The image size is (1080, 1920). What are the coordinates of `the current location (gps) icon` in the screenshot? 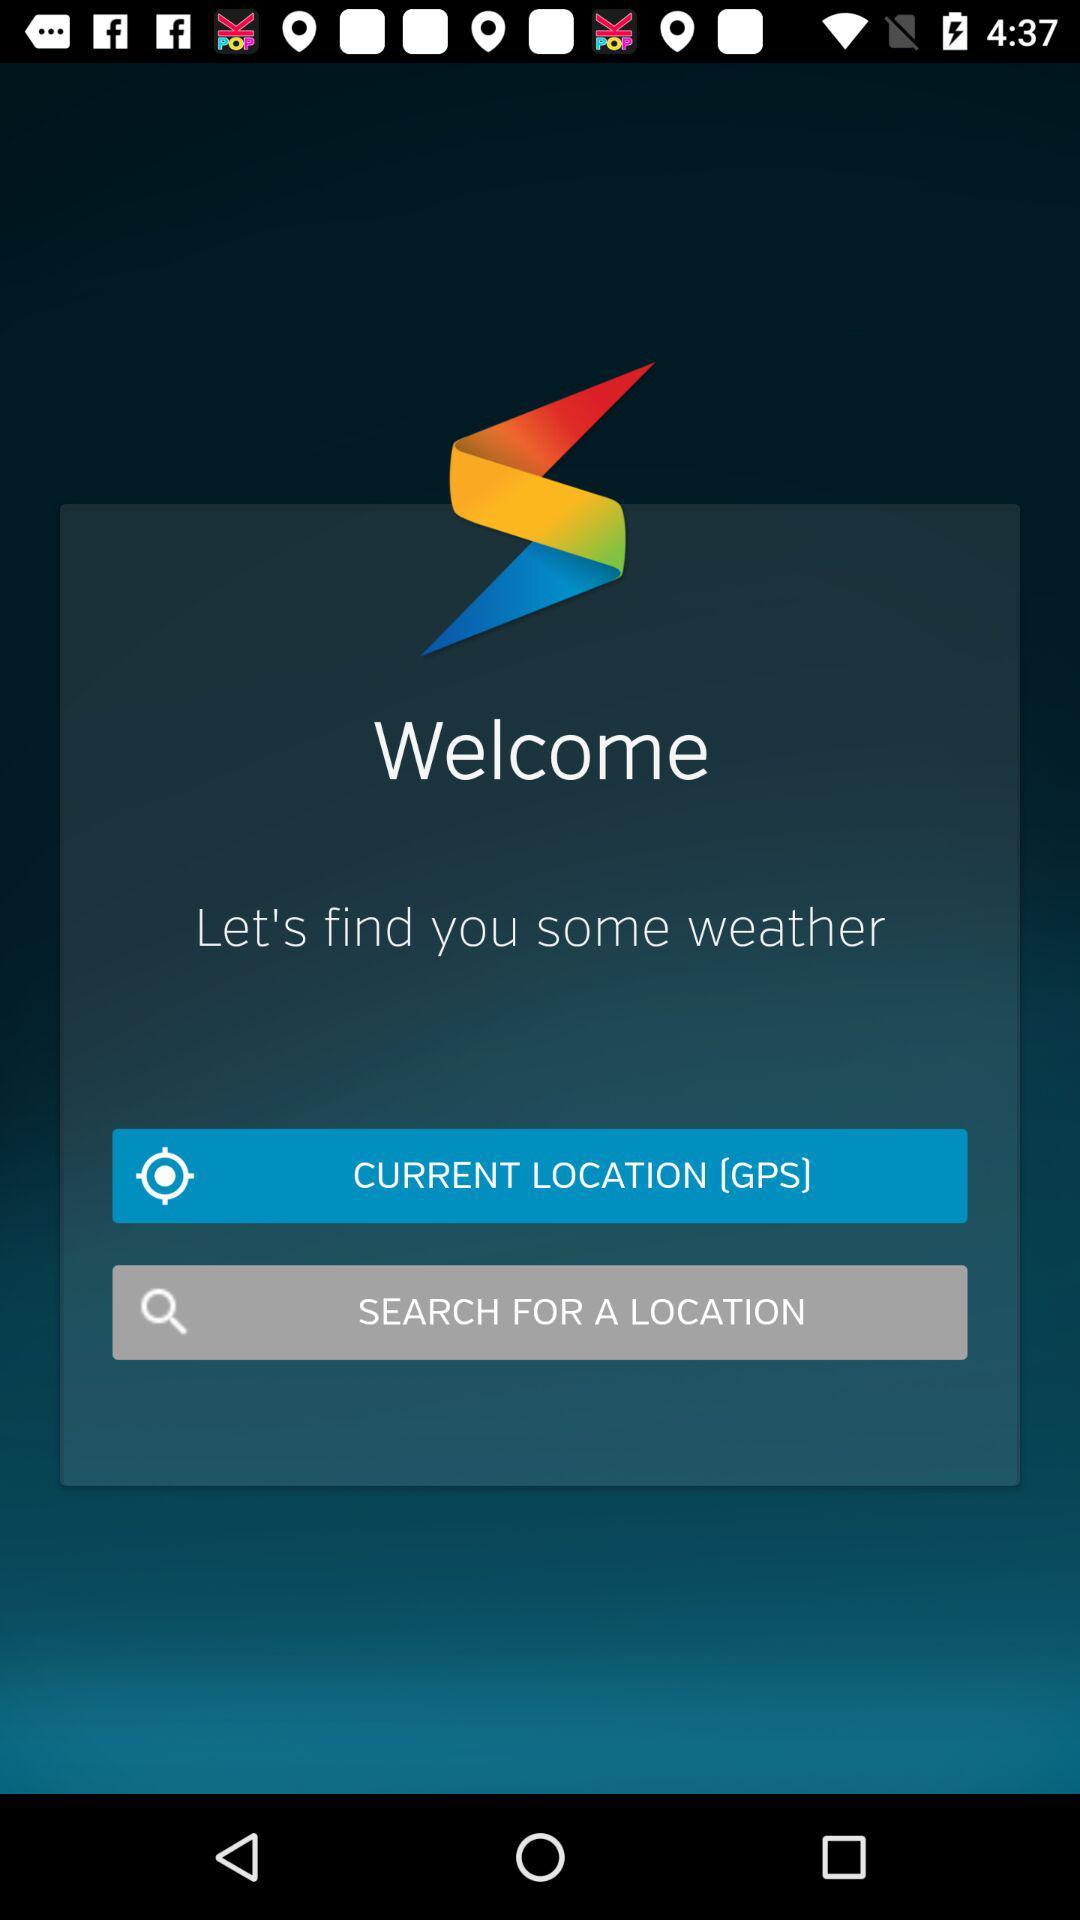 It's located at (540, 1176).